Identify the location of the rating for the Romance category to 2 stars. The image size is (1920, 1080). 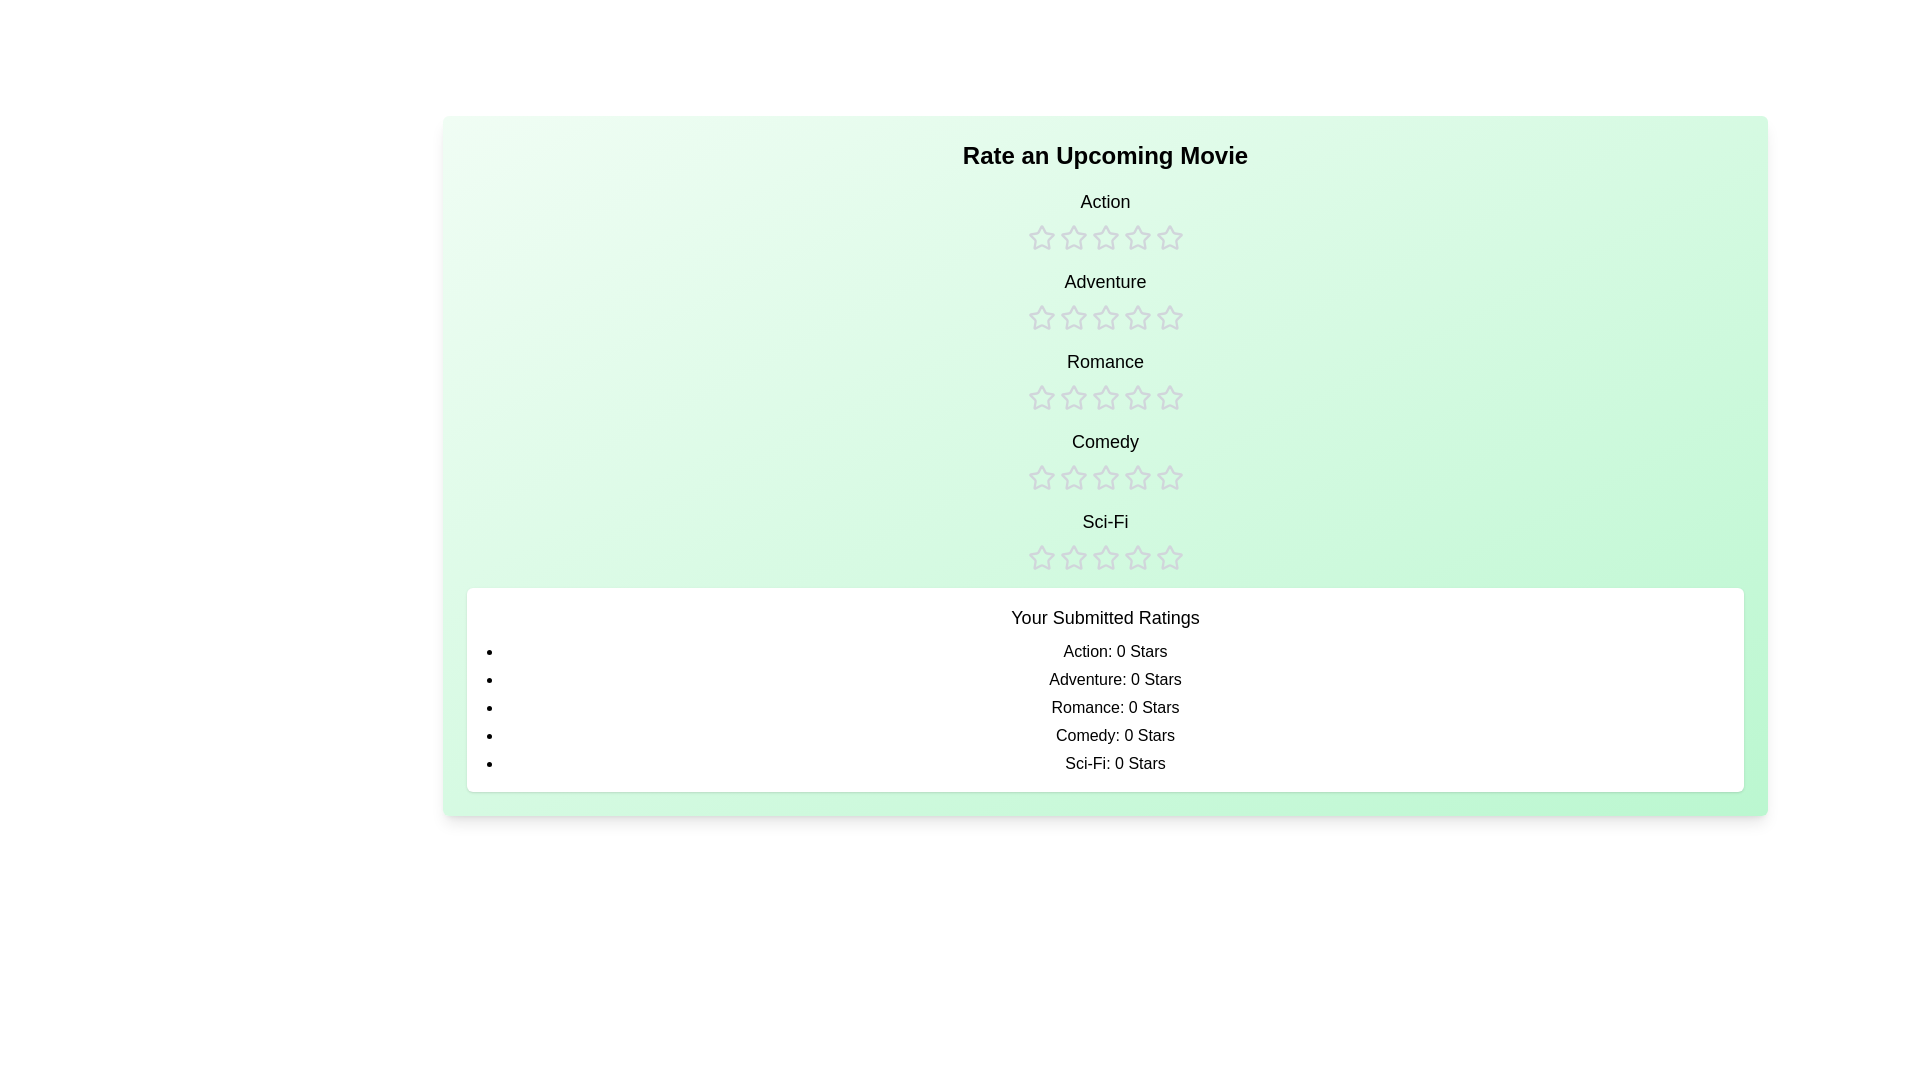
(1072, 380).